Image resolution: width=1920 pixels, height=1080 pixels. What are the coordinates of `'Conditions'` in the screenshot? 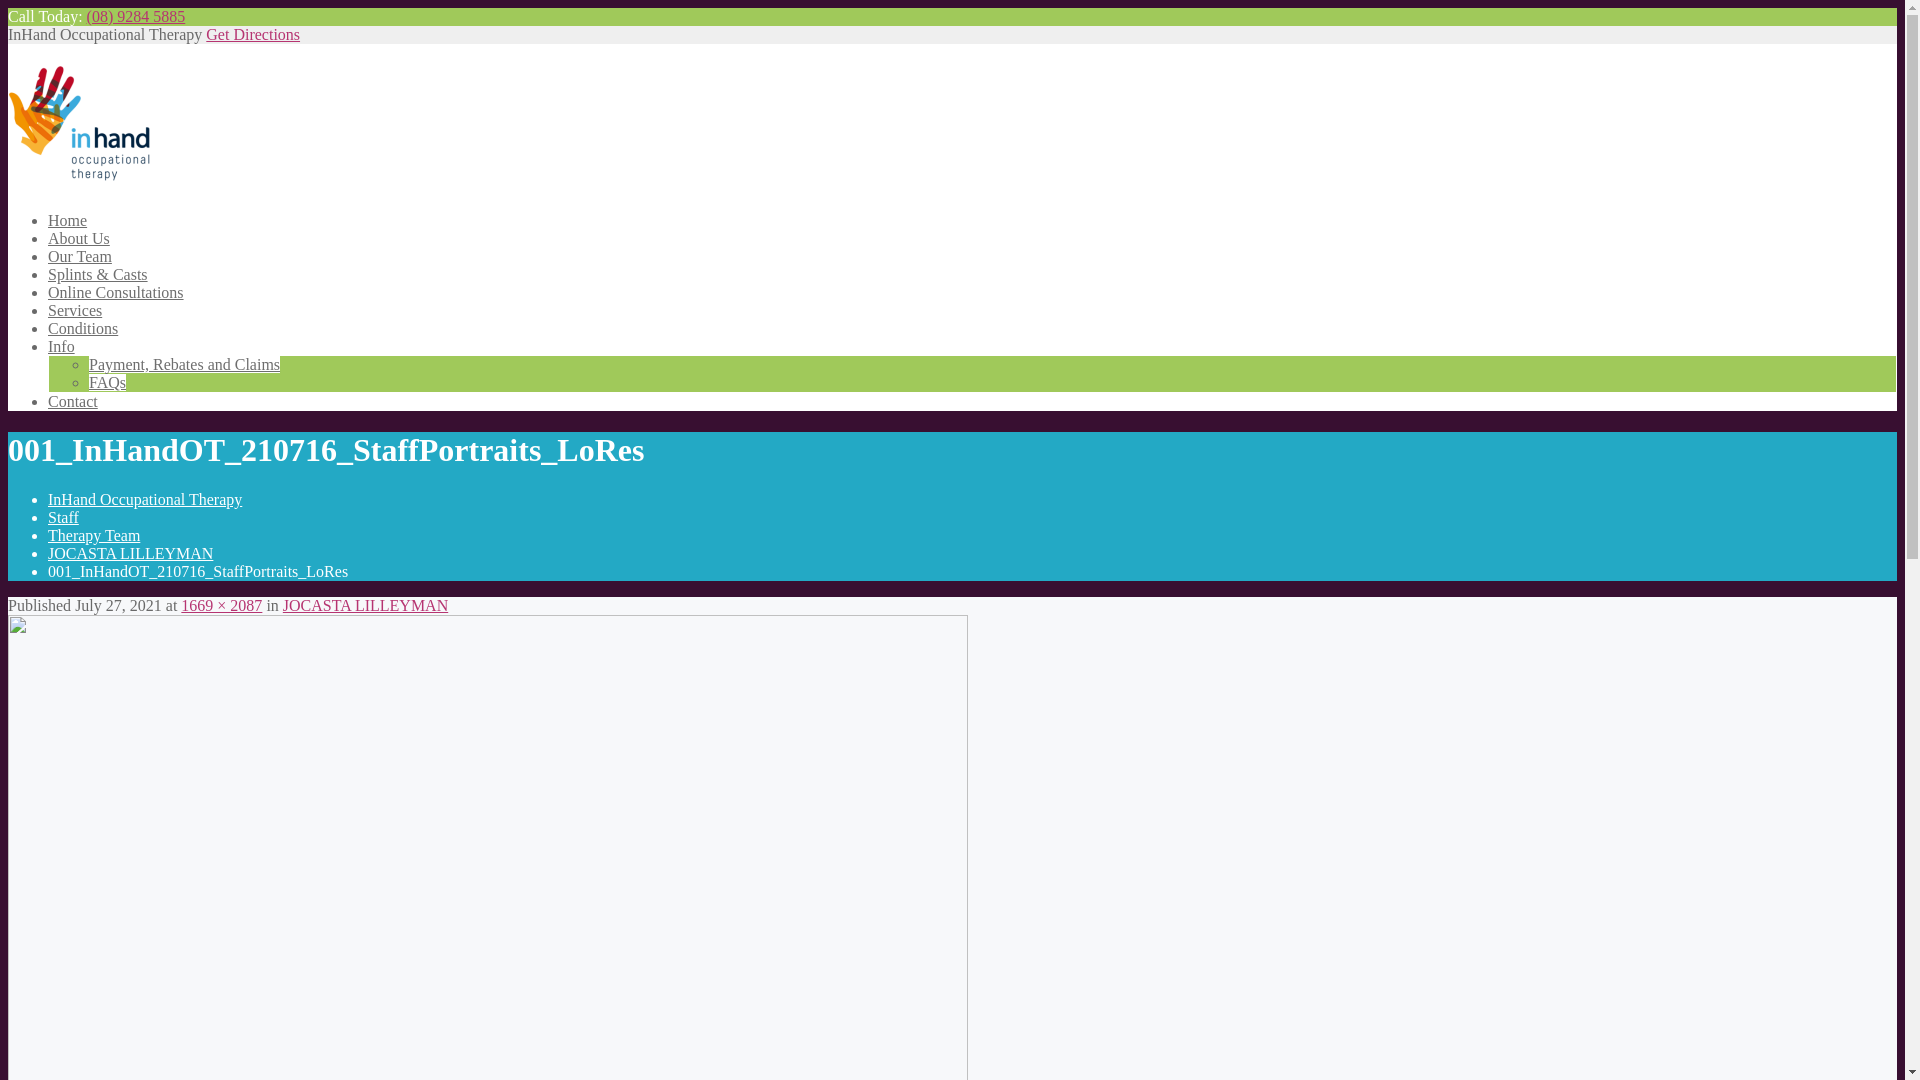 It's located at (81, 327).